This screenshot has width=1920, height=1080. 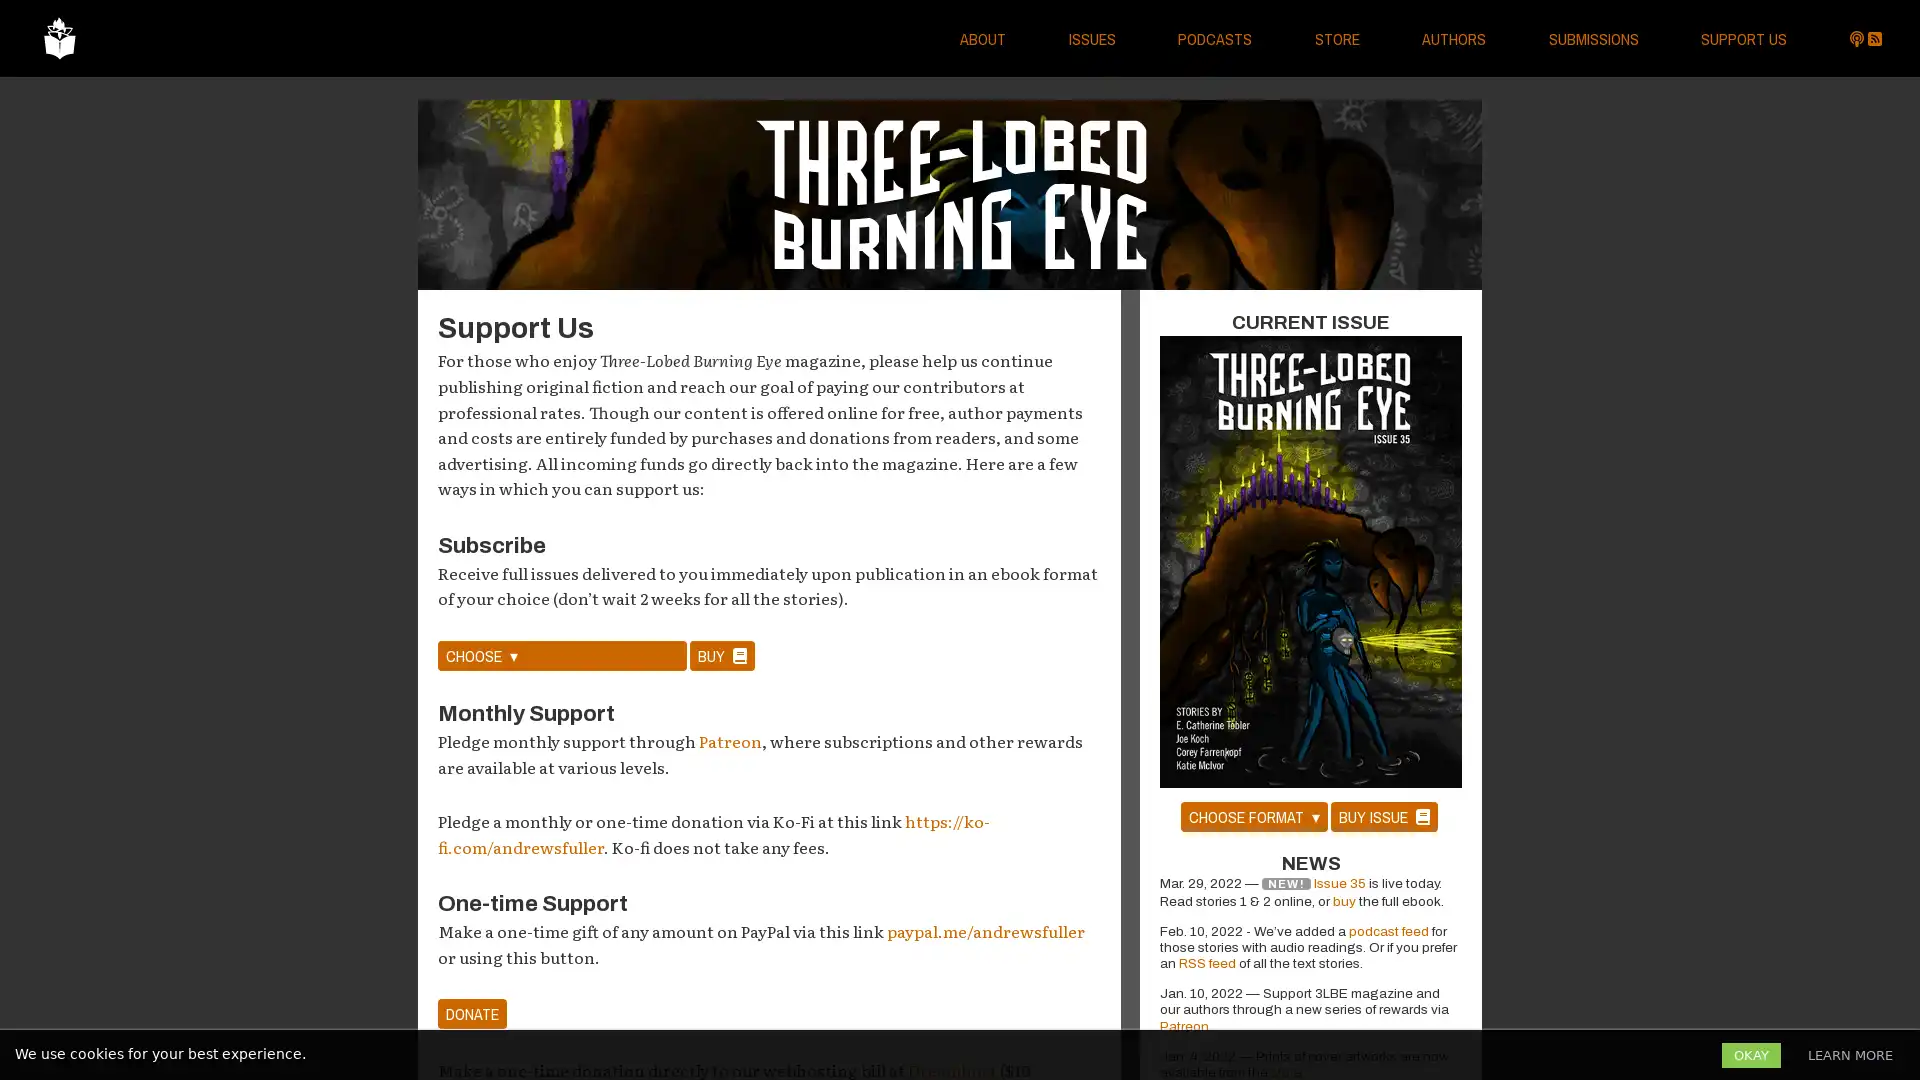 I want to click on DONATE, so click(x=471, y=1014).